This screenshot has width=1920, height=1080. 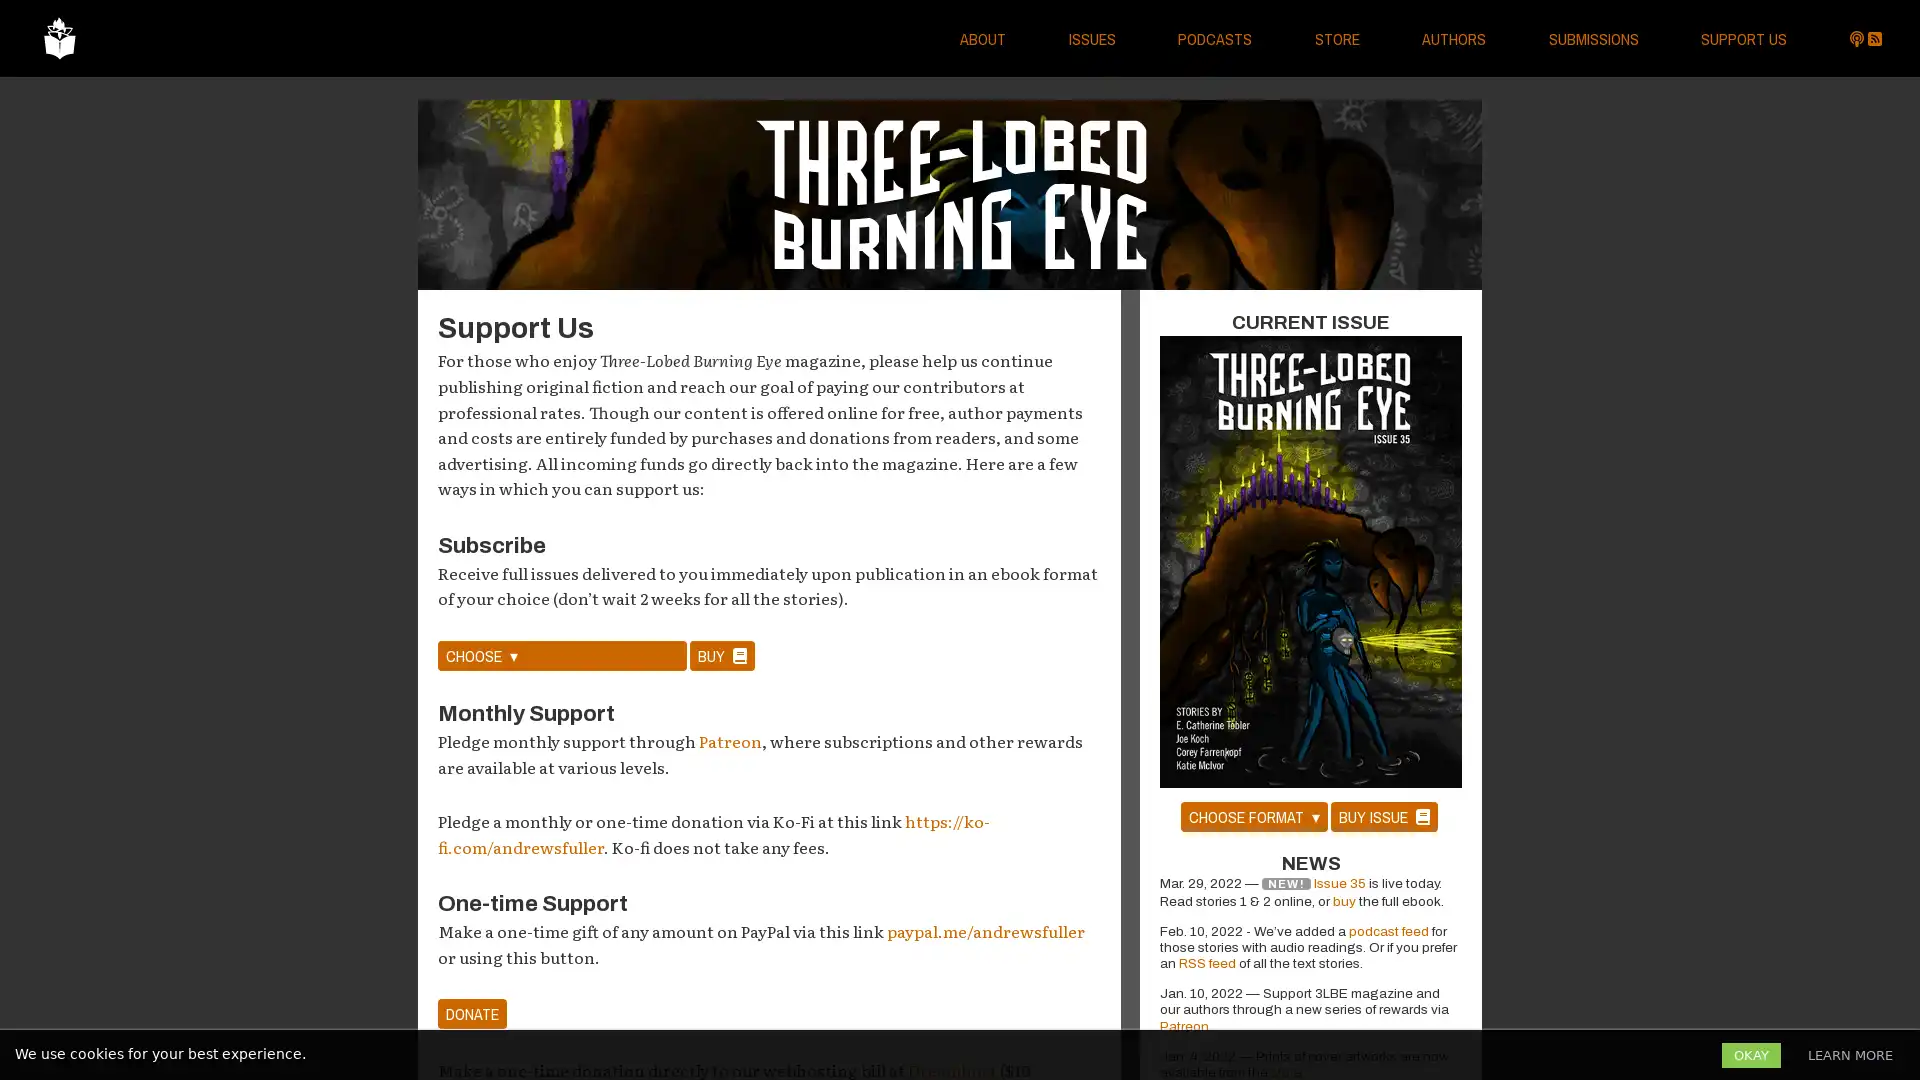 I want to click on DONATE, so click(x=471, y=1014).